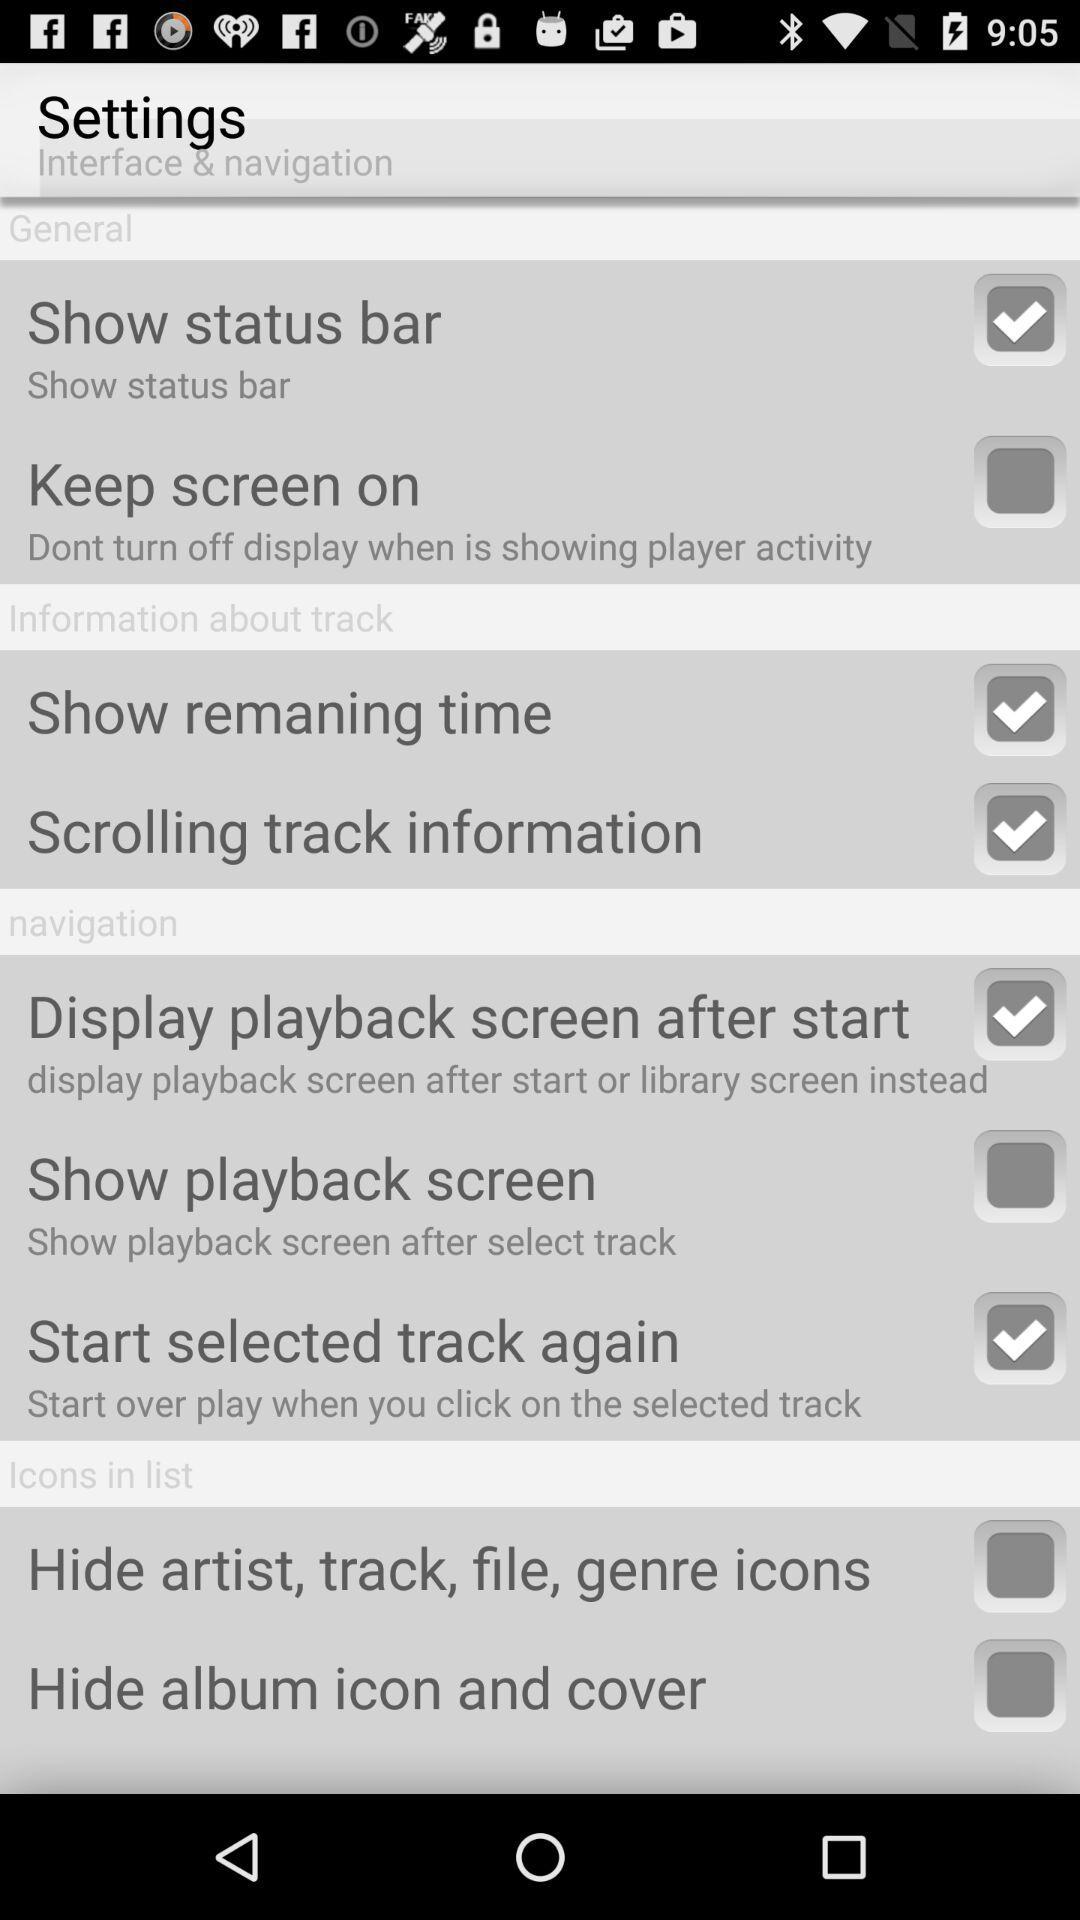  I want to click on activate this option, so click(1020, 481).